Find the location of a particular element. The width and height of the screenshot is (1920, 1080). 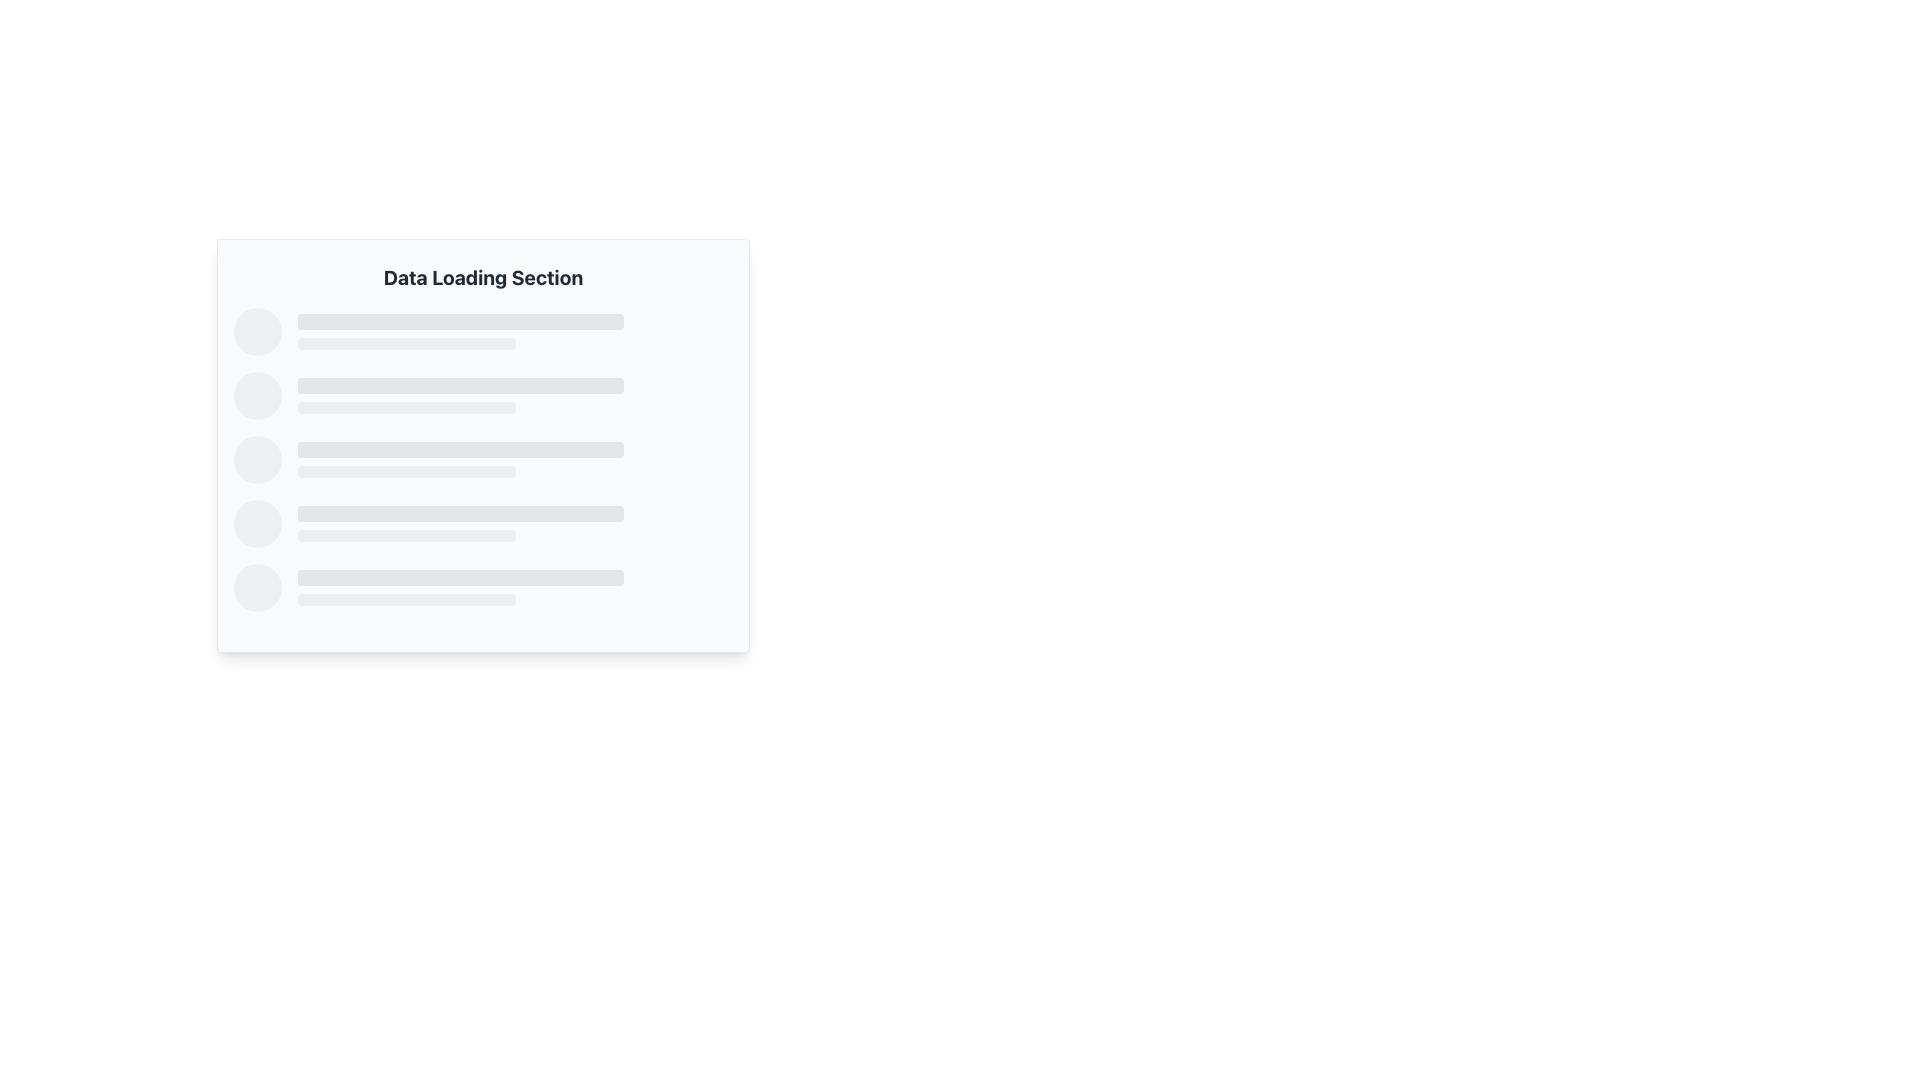

the Progress Indicator or Placeholder Bar, which is a smaller rectangular bar with rounded edges and a light gray background, located below a larger bar in the center-left of the layout is located at coordinates (405, 407).